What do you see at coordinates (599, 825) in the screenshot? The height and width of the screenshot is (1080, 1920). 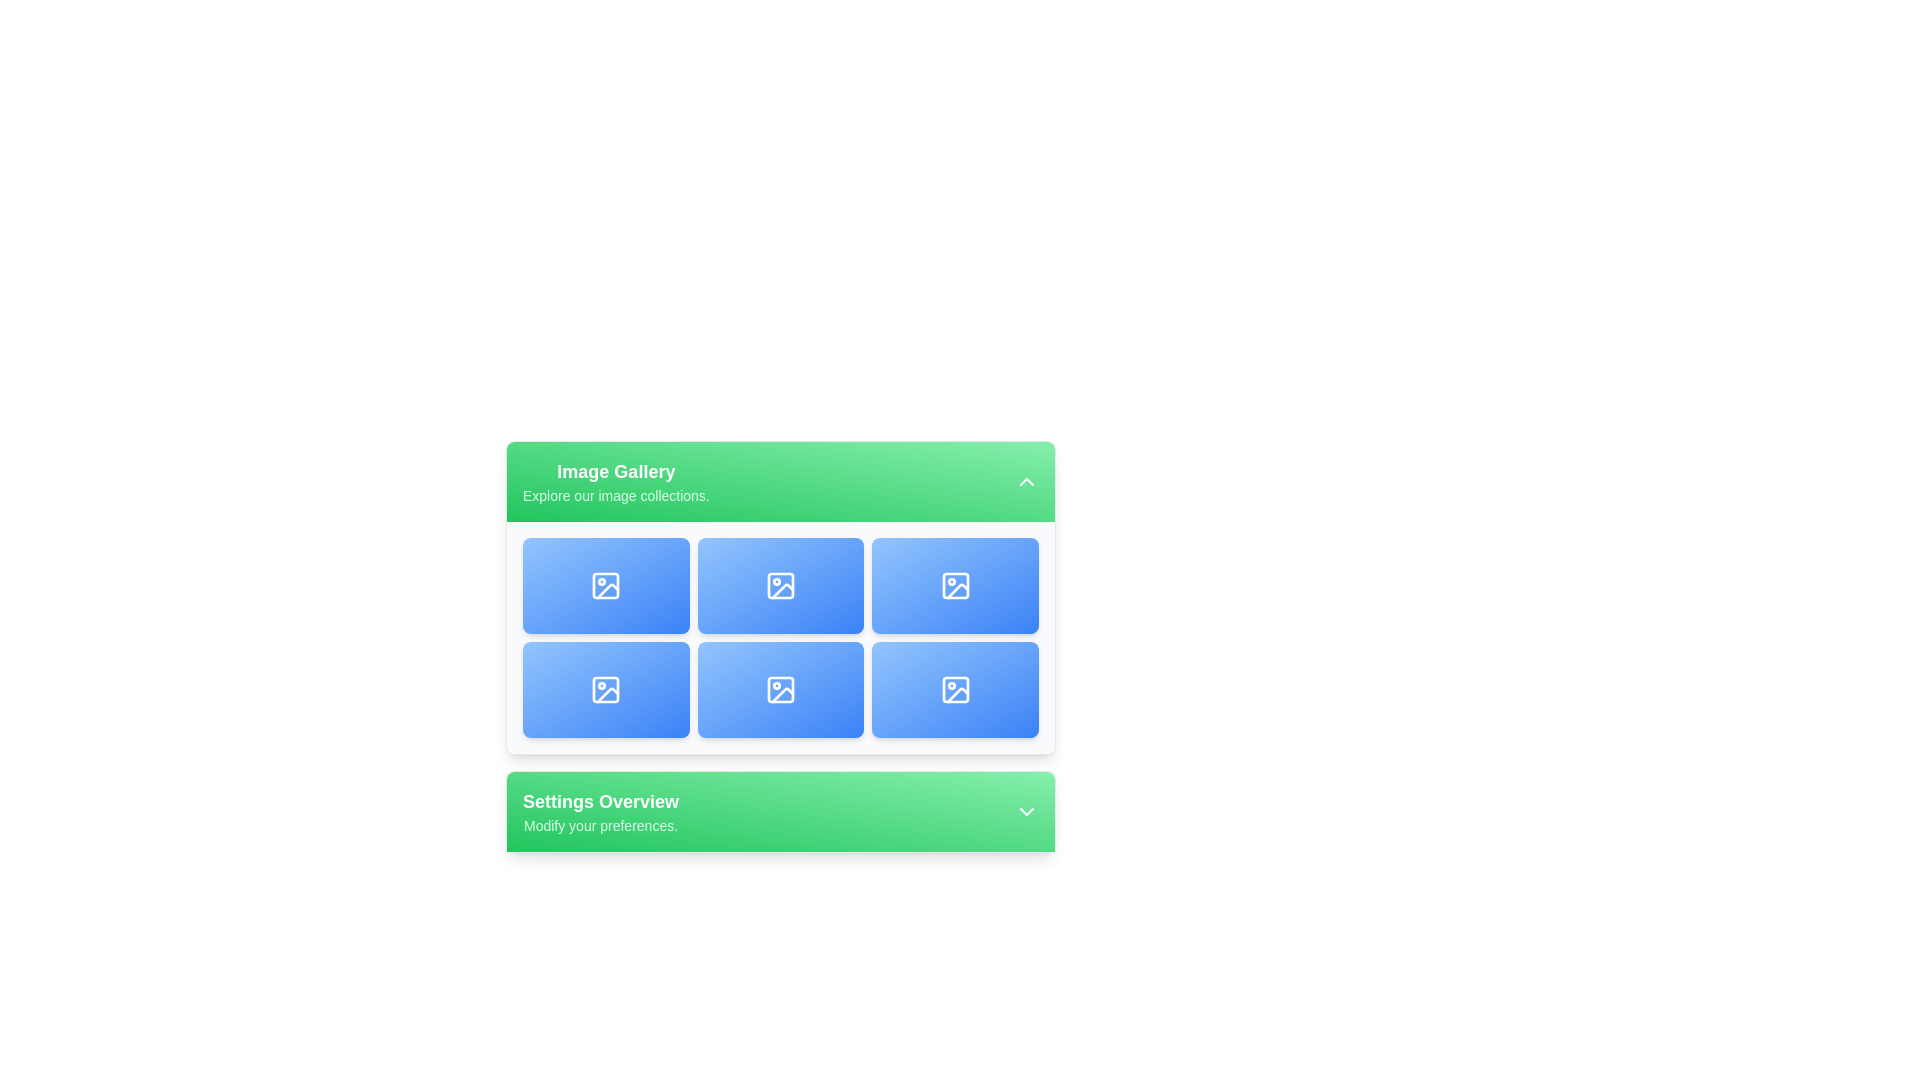 I see `the text label styled with a small font size and green text color located below the 'Settings Overview' section heading` at bounding box center [599, 825].